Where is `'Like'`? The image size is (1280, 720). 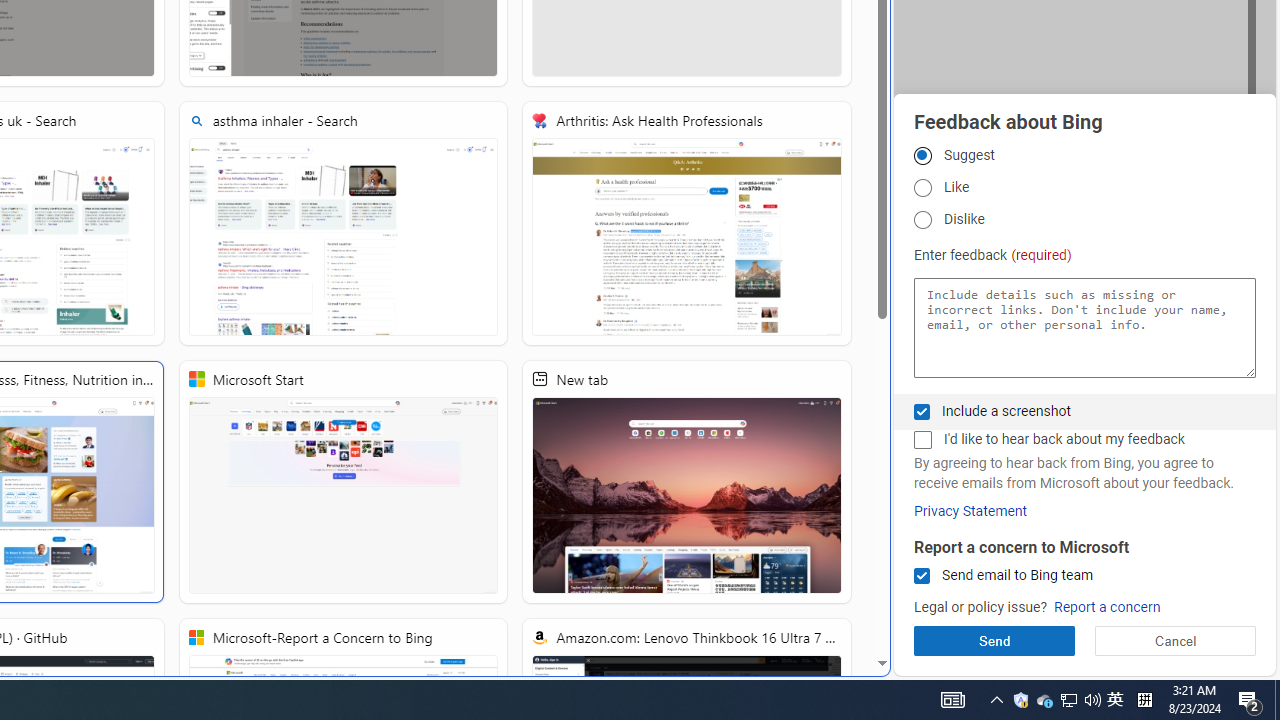
'Like' is located at coordinates (921, 188).